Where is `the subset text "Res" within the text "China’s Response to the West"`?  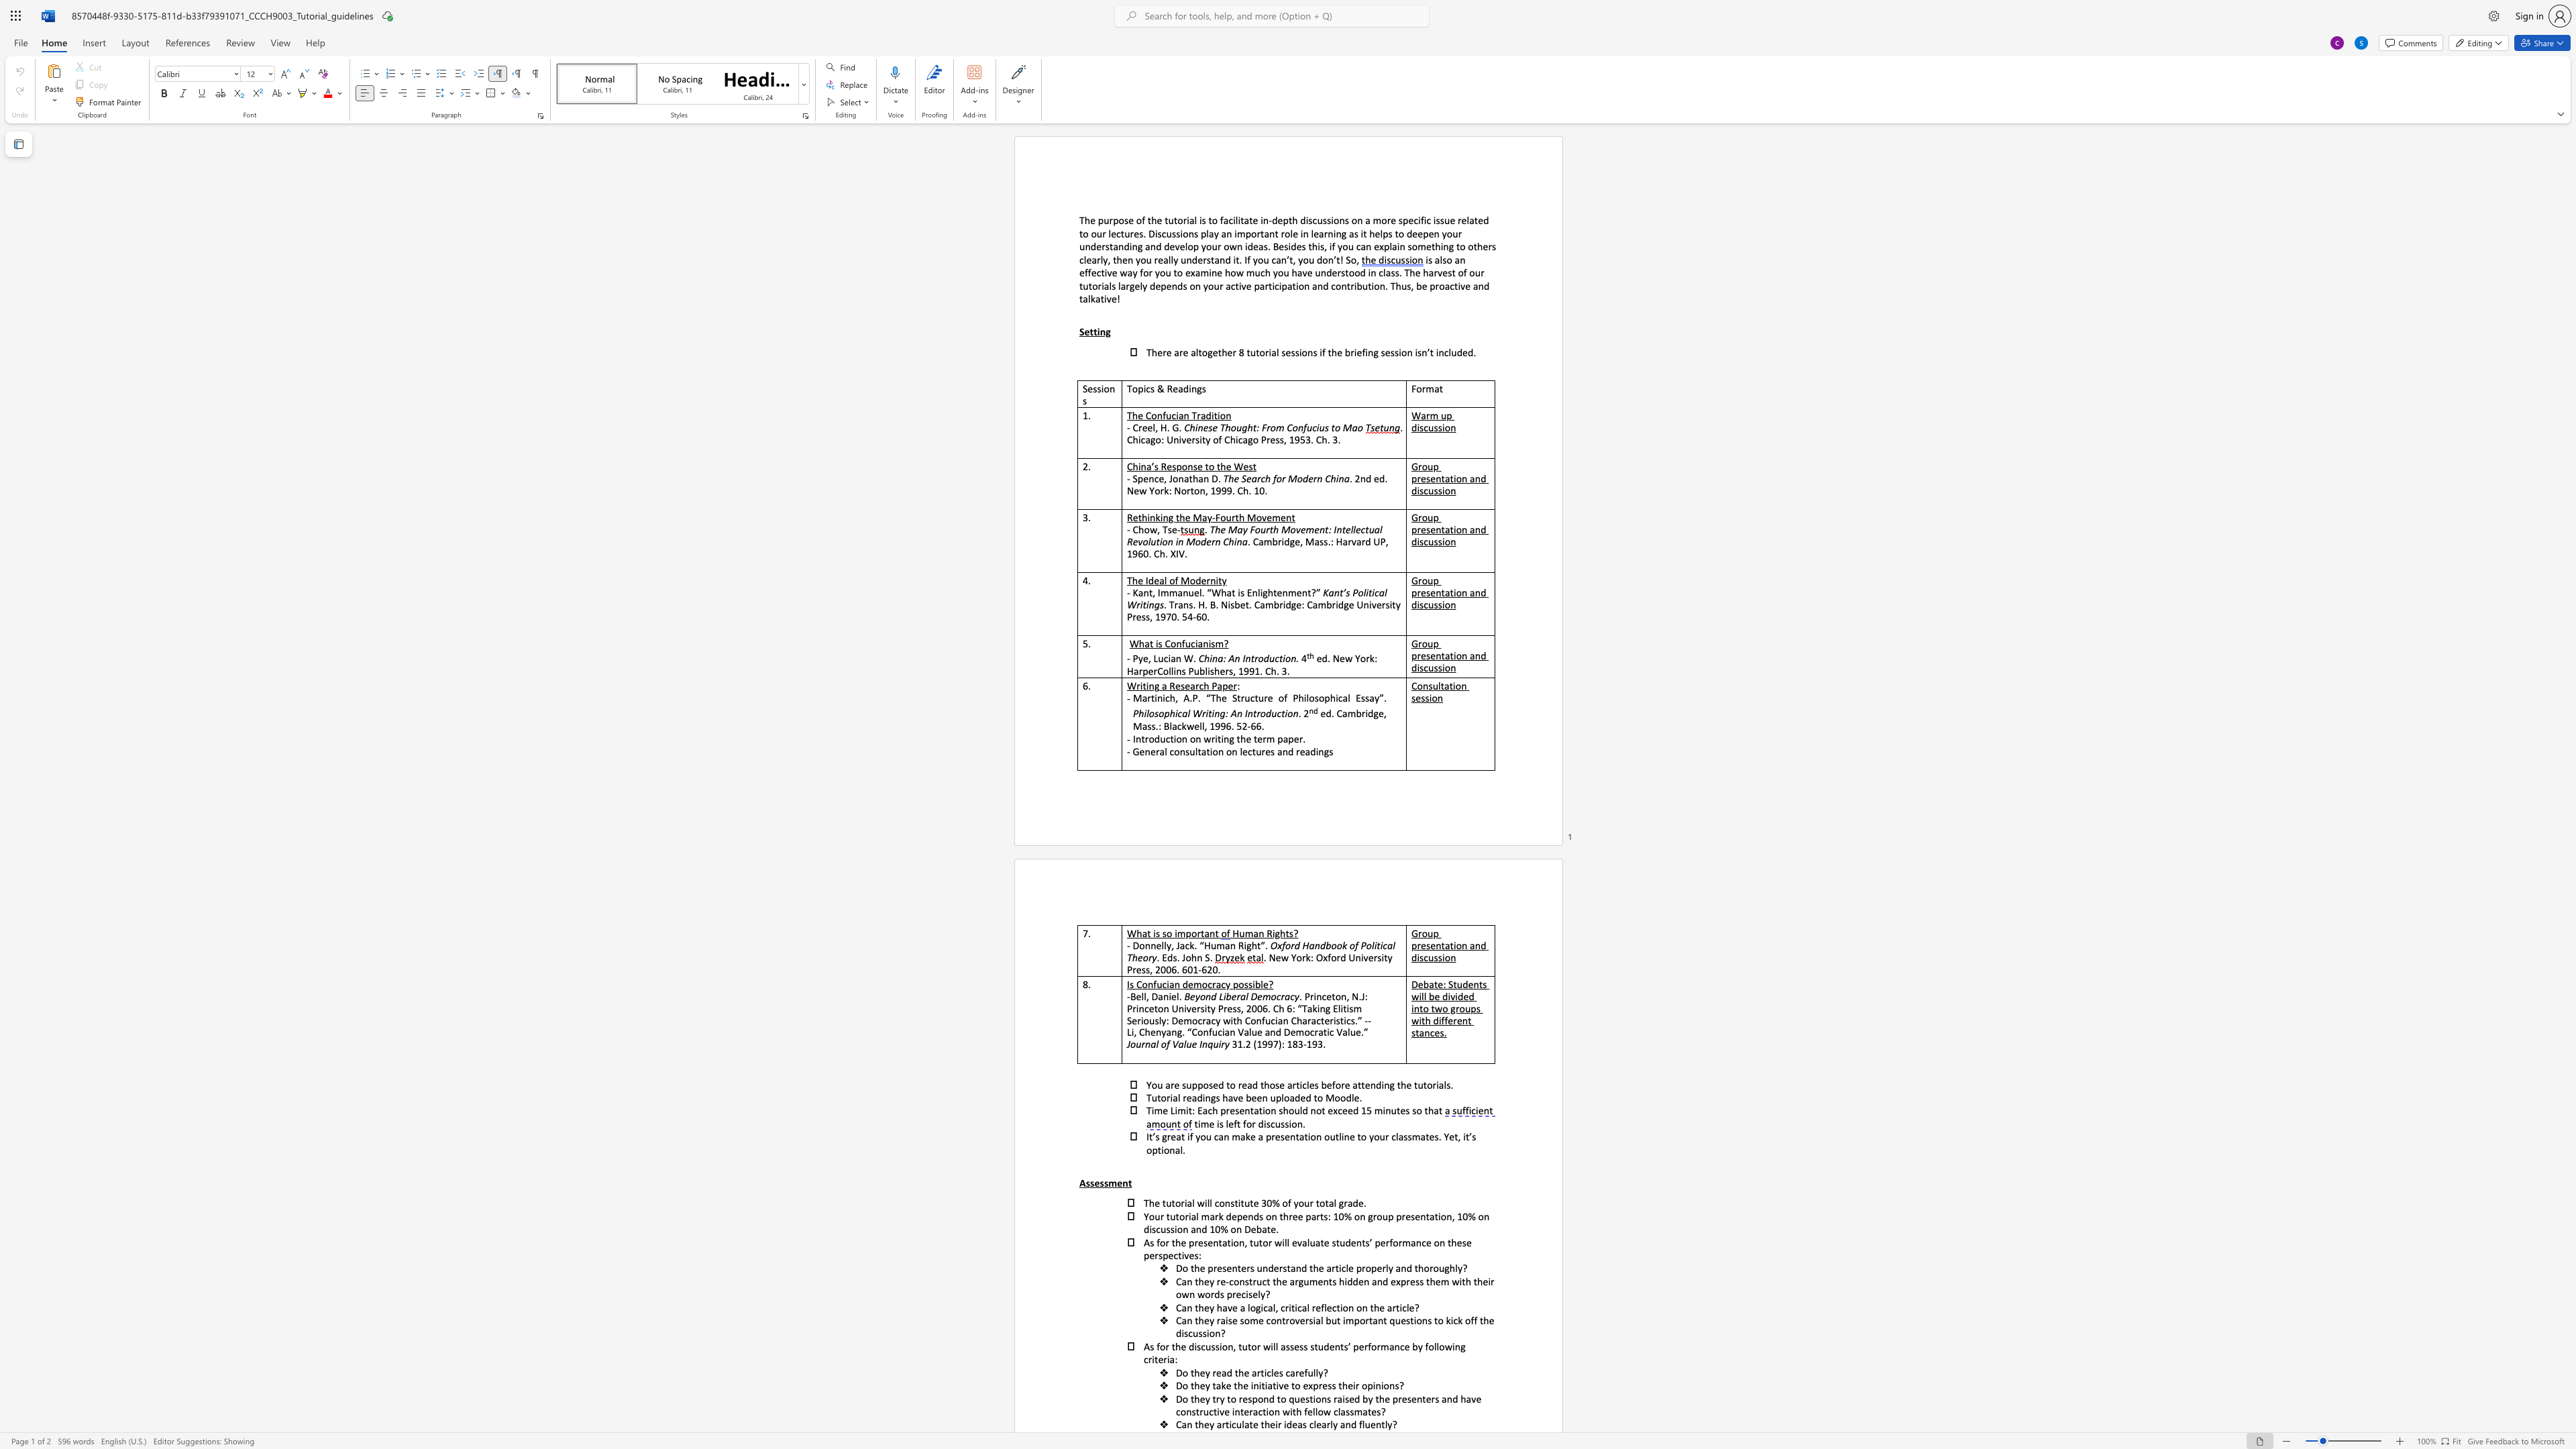 the subset text "Res" within the text "China’s Response to the West" is located at coordinates (1160, 466).